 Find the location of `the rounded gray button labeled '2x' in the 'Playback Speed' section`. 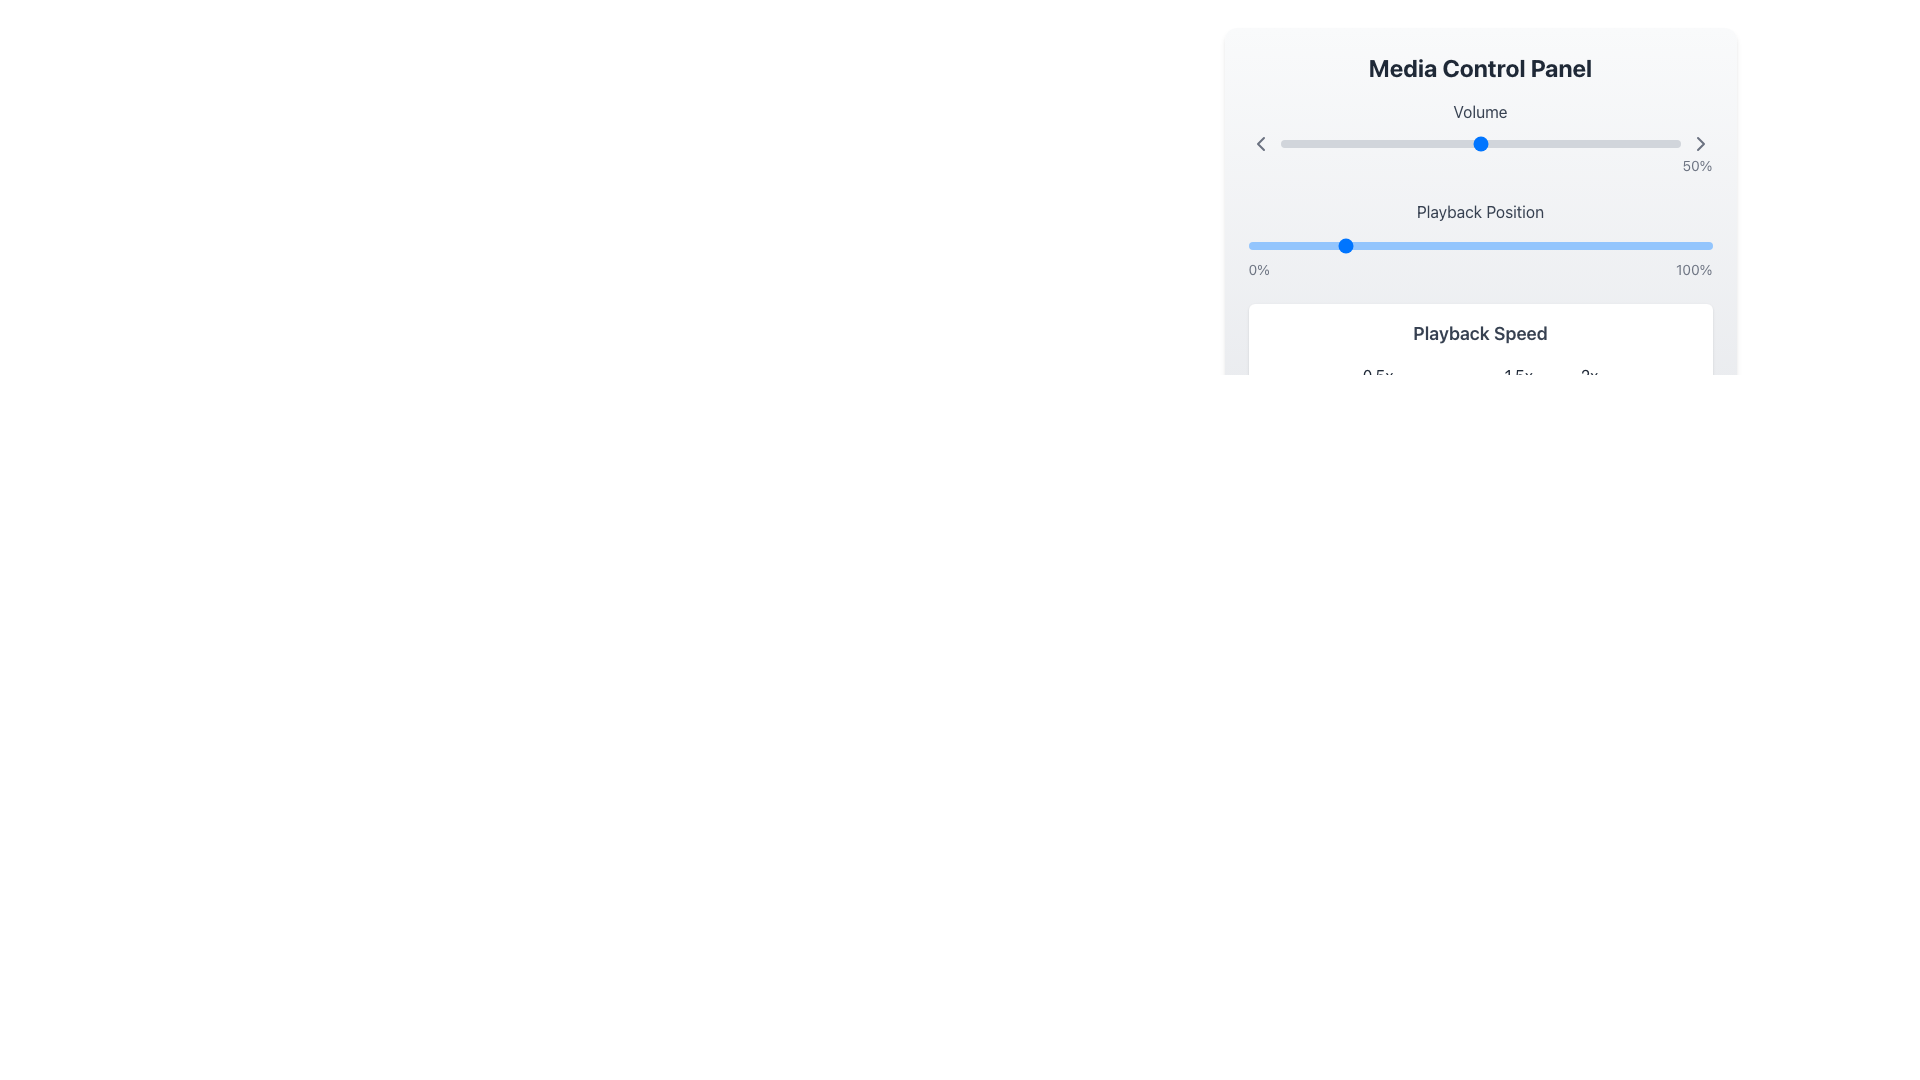

the rounded gray button labeled '2x' in the 'Playback Speed' section is located at coordinates (1588, 375).